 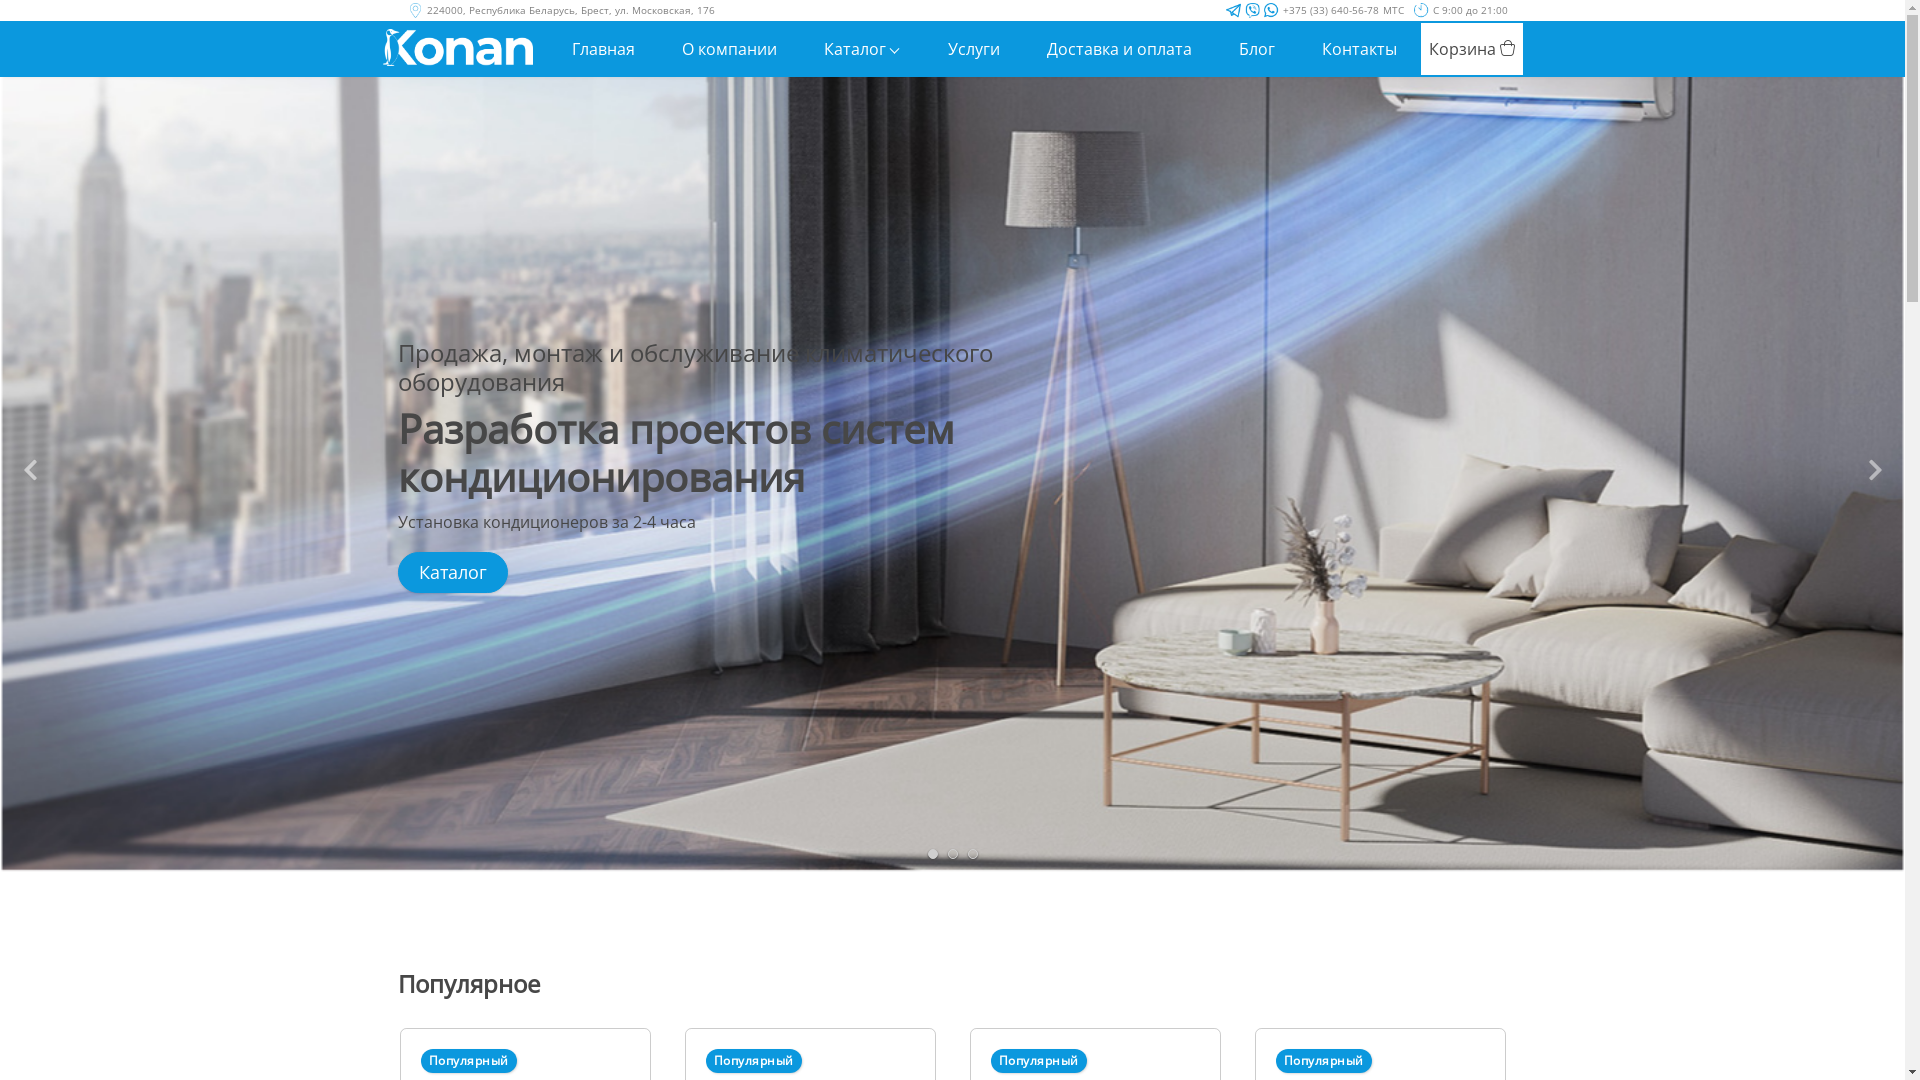 I want to click on '+375 (33) 640-56-78', so click(x=1329, y=10).